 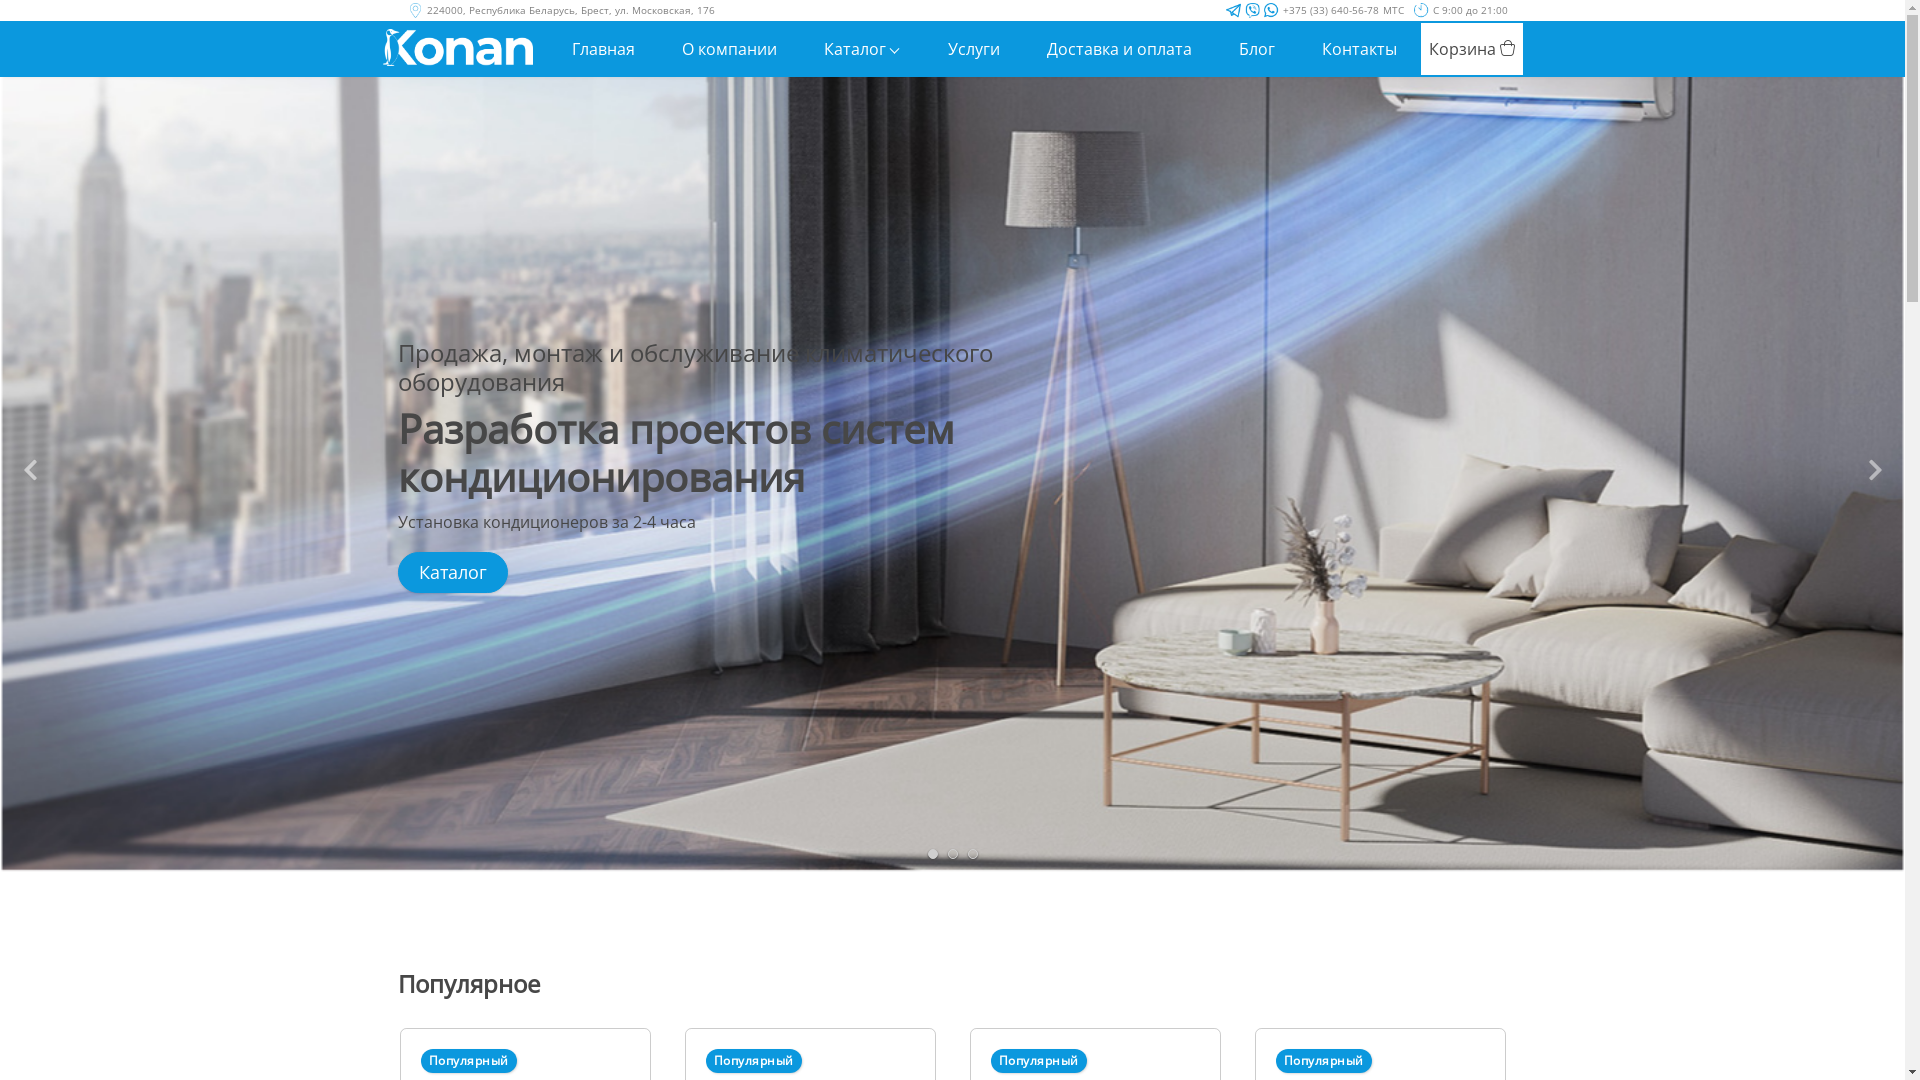 I want to click on '+375 (33) 640-56-78', so click(x=1329, y=10).